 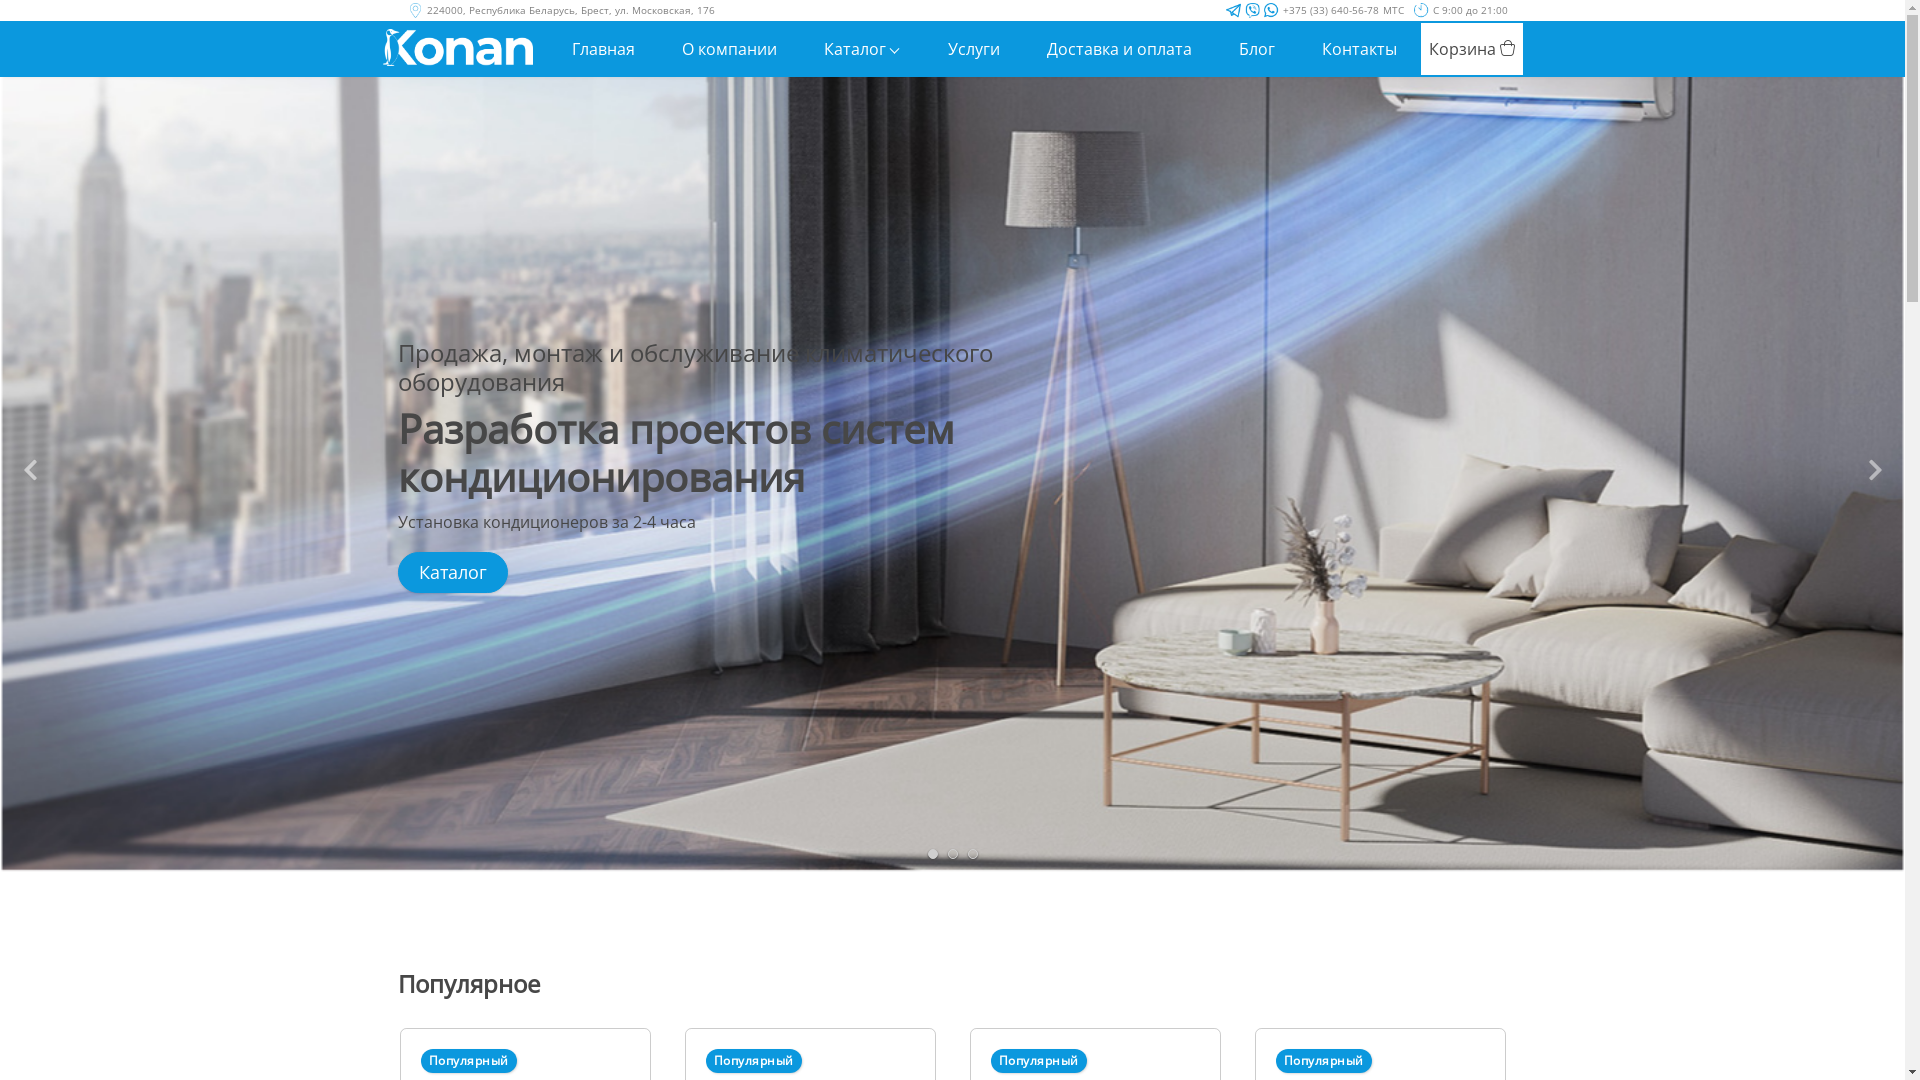 I want to click on '+375 (33) 640-56-78', so click(x=1329, y=10).